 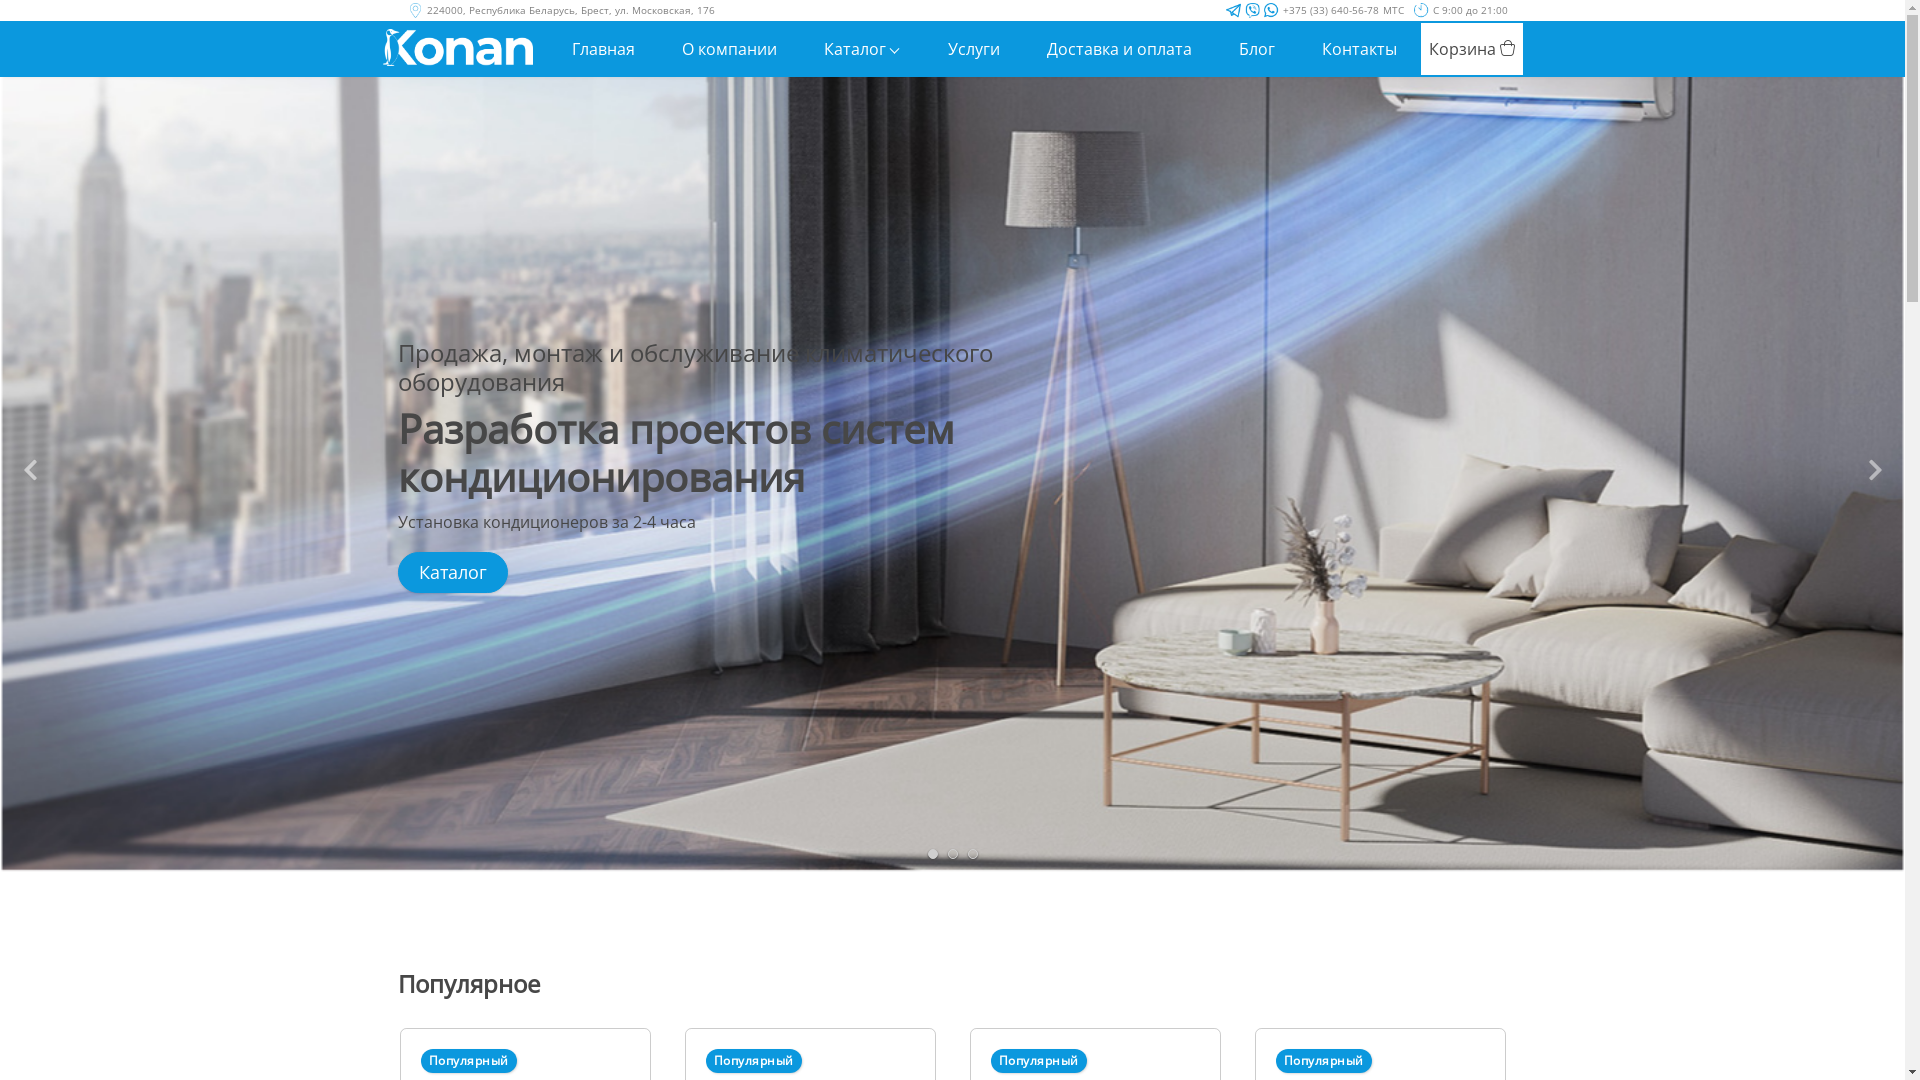 I want to click on '+375 (33) 640-56-78', so click(x=1329, y=10).